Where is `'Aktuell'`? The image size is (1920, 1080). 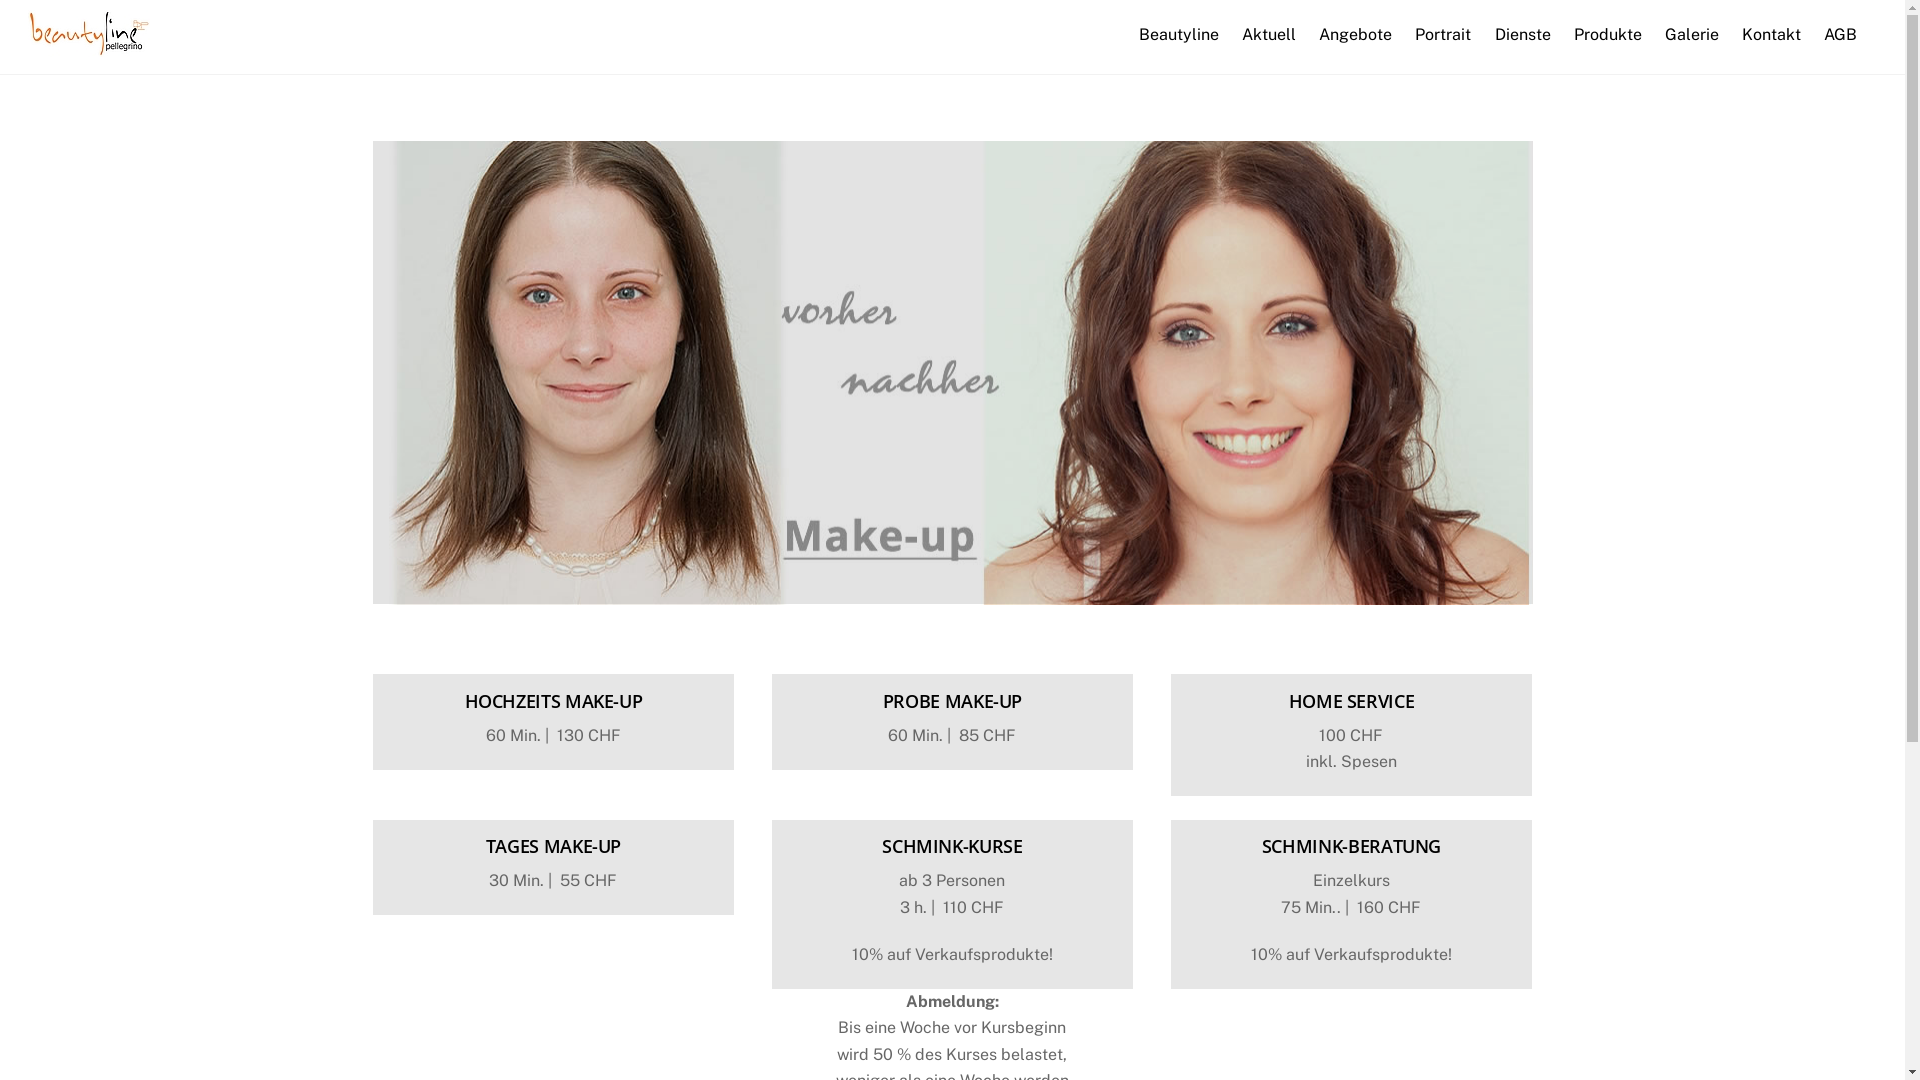
'Aktuell' is located at coordinates (1267, 34).